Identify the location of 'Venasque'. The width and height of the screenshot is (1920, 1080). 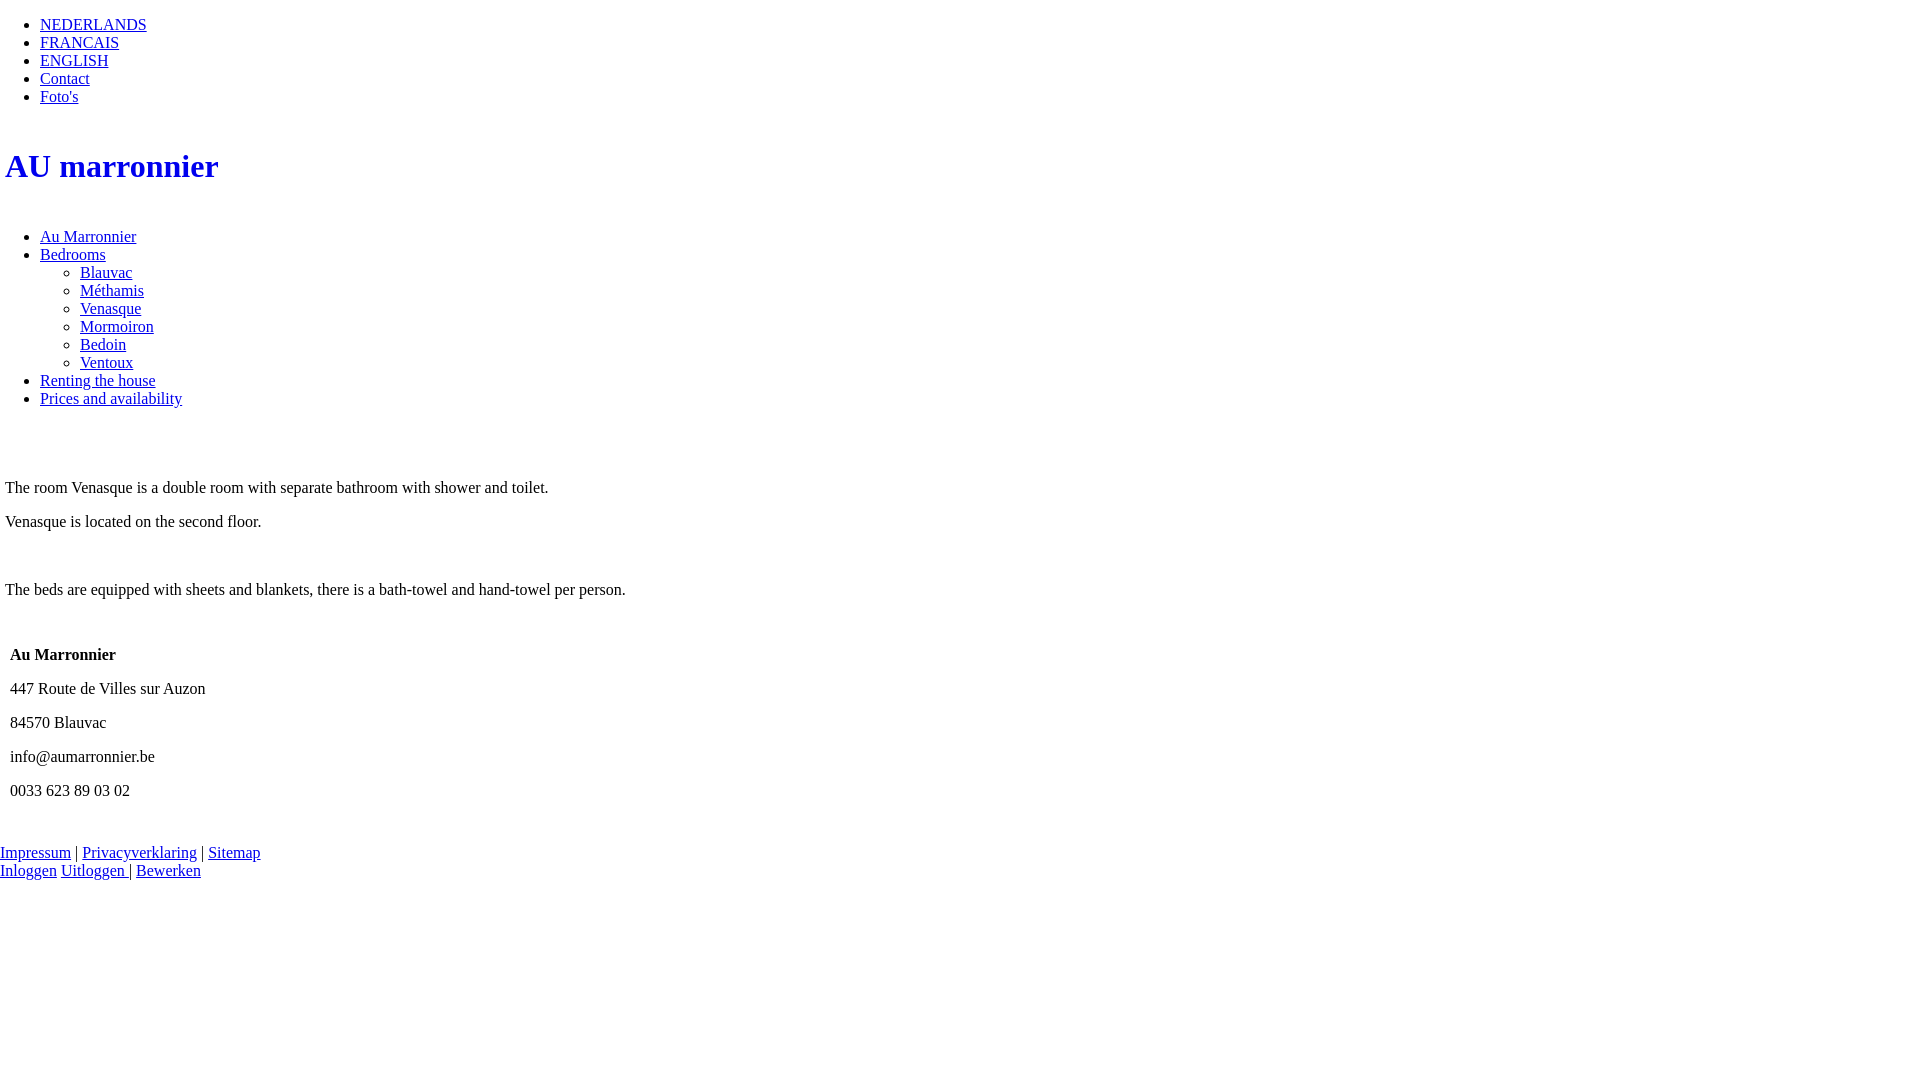
(109, 308).